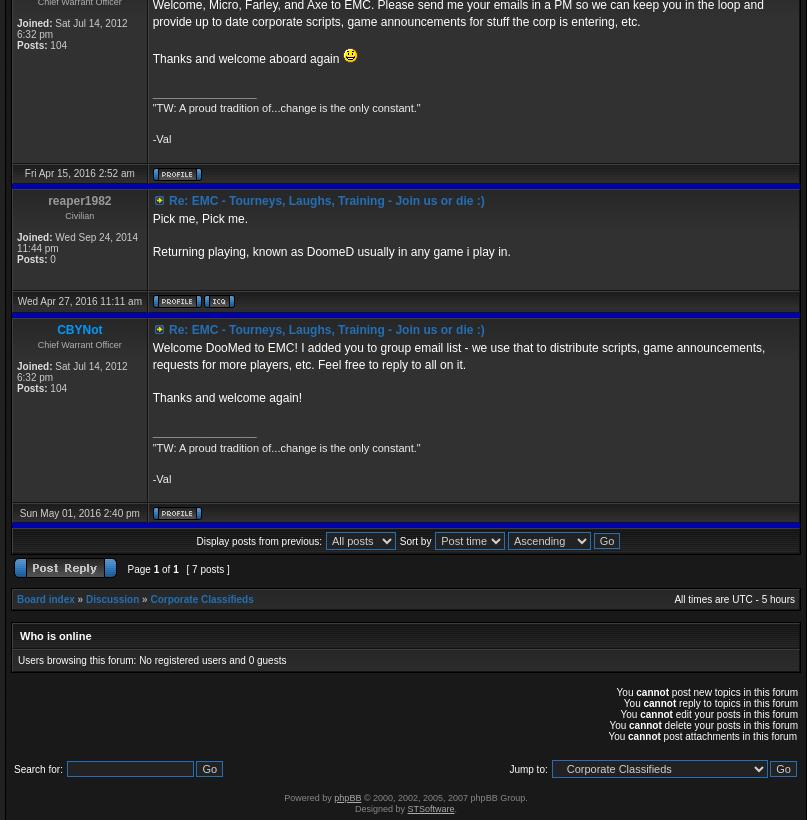 This screenshot has width=807, height=820. I want to click on 'All times are UTC - 5 hours', so click(733, 599).